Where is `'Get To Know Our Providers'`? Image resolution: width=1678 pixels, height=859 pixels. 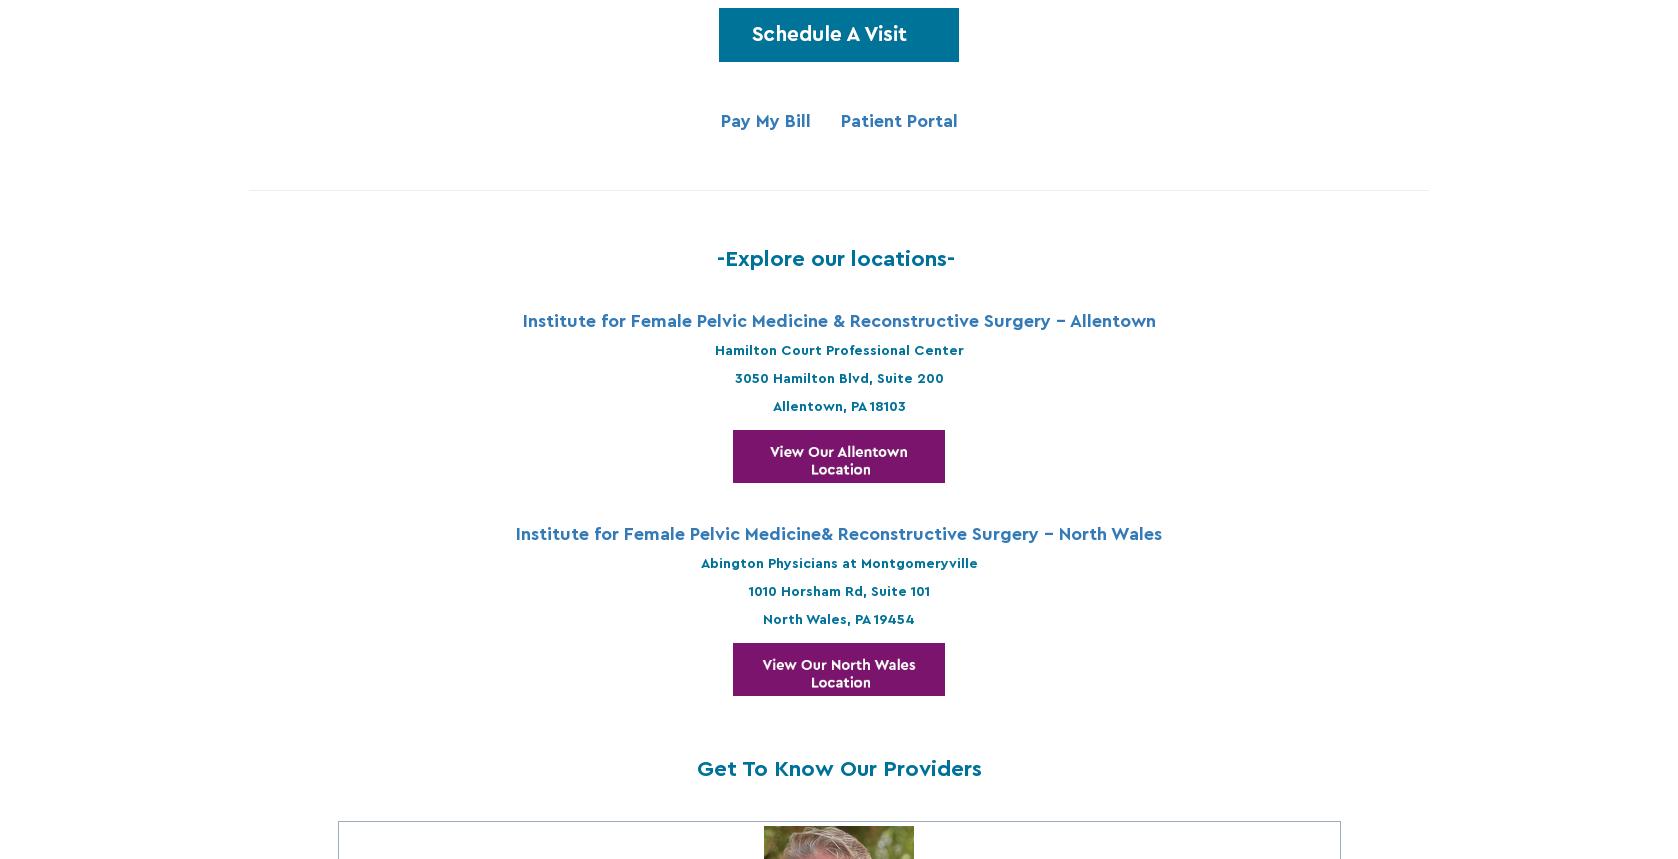
'Get To Know Our Providers' is located at coordinates (837, 768).